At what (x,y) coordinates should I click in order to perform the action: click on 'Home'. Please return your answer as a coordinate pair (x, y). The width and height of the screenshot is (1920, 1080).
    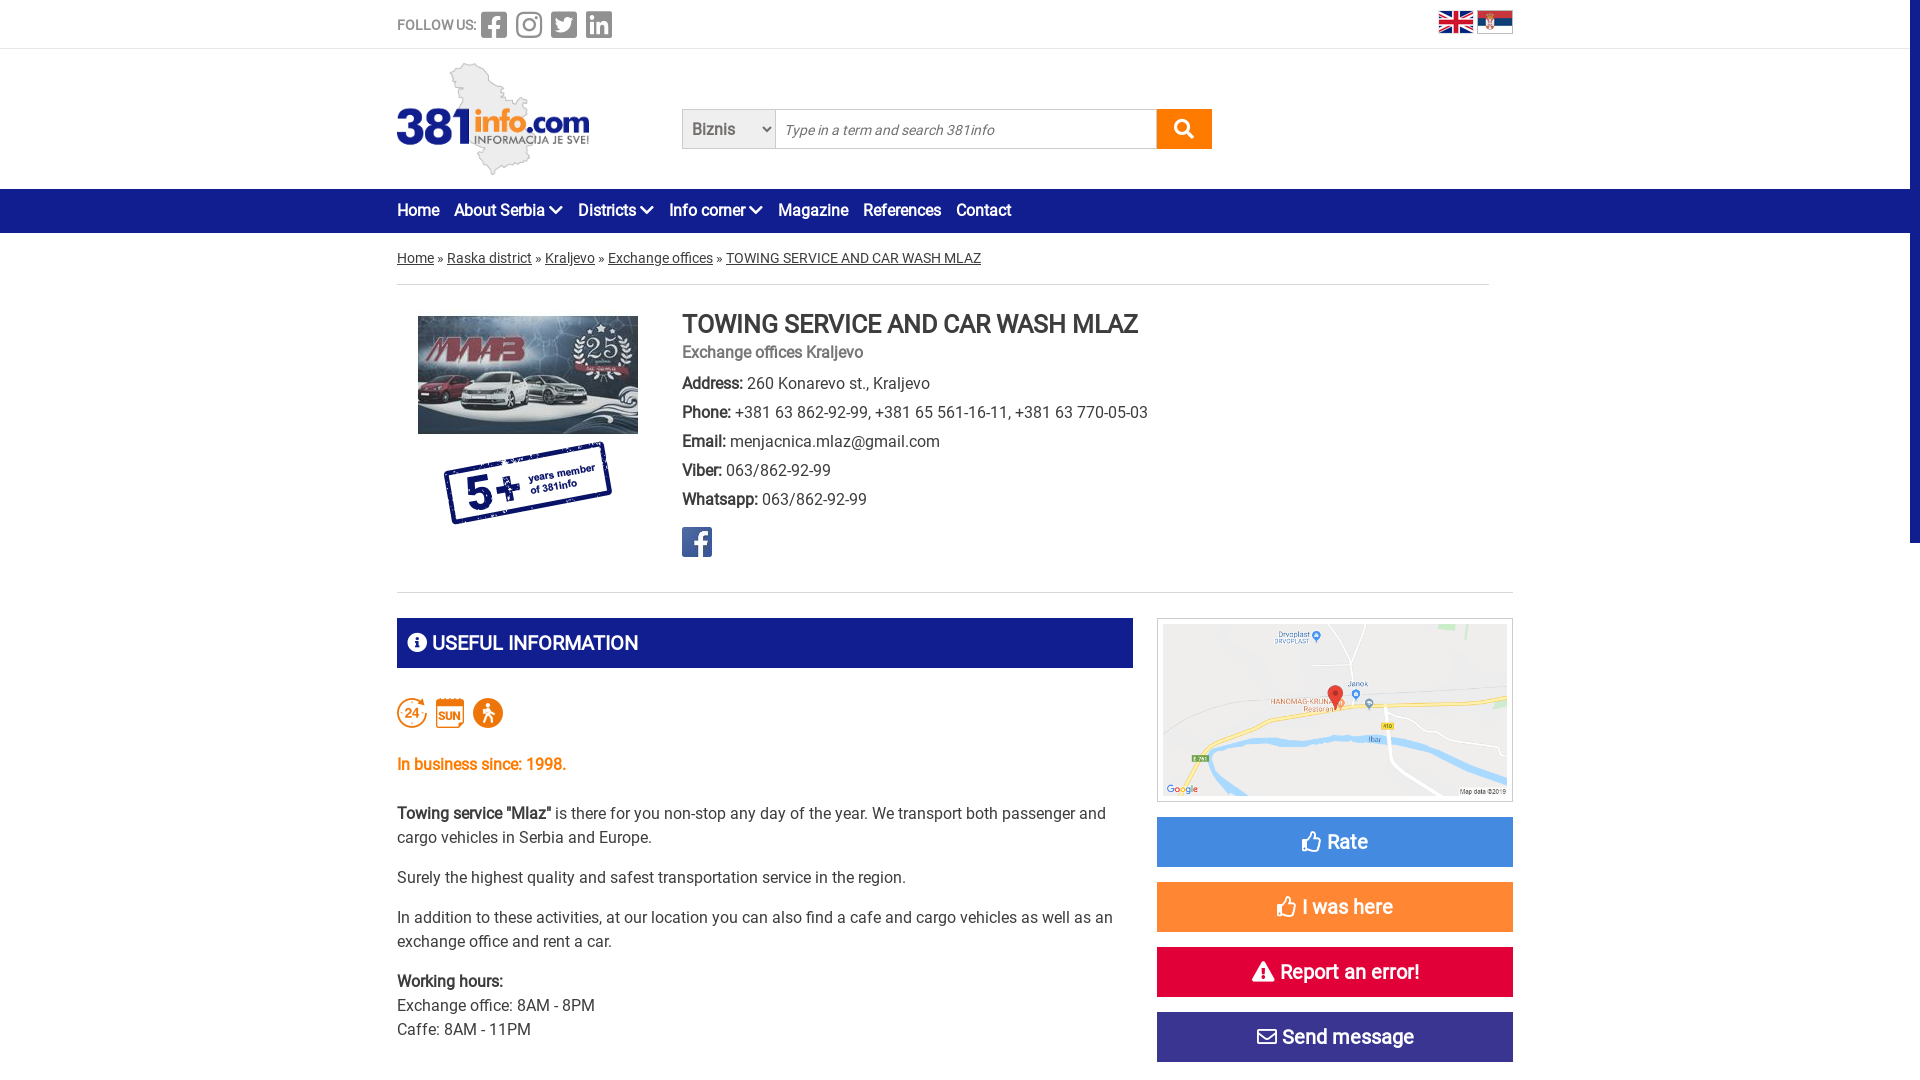
    Looking at the image, I should click on (414, 257).